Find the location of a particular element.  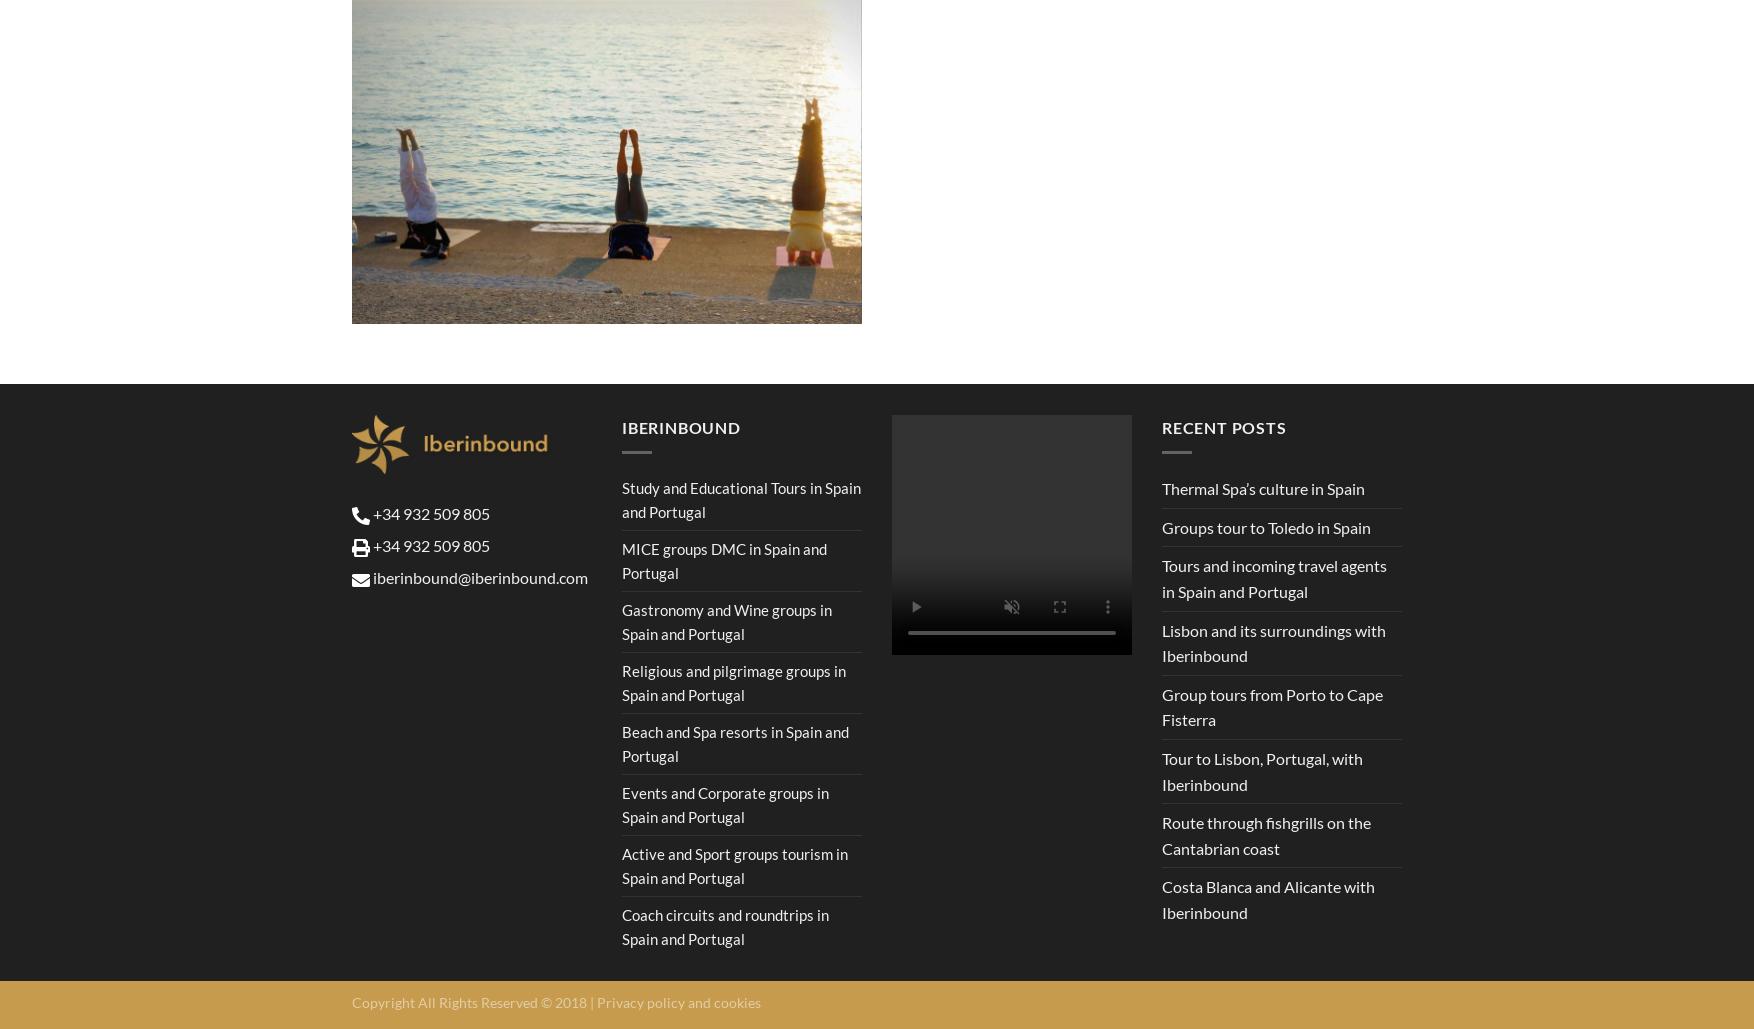

'Tour to Lisbon, Portugal, with Iberinbound' is located at coordinates (1262, 770).